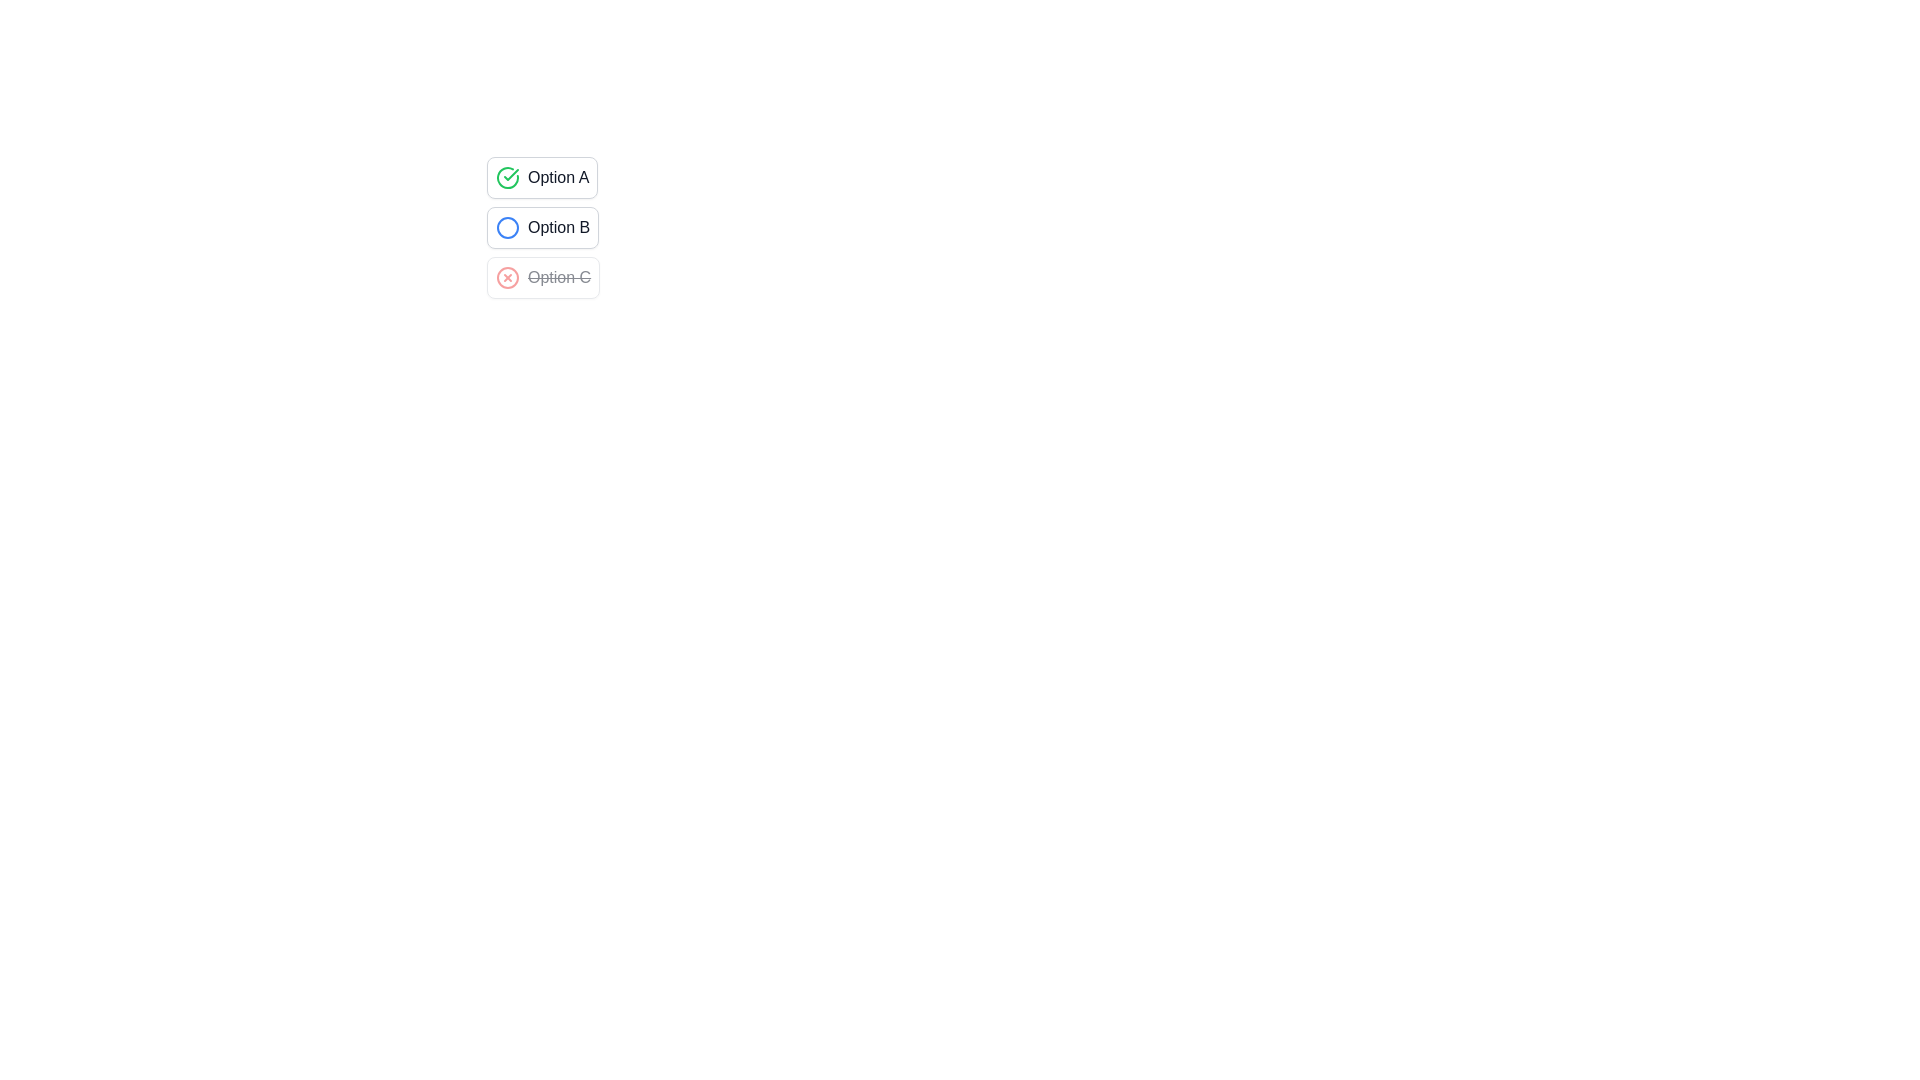 This screenshot has width=1920, height=1080. What do you see at coordinates (559, 226) in the screenshot?
I see `the radio button associated with 'Option B'` at bounding box center [559, 226].